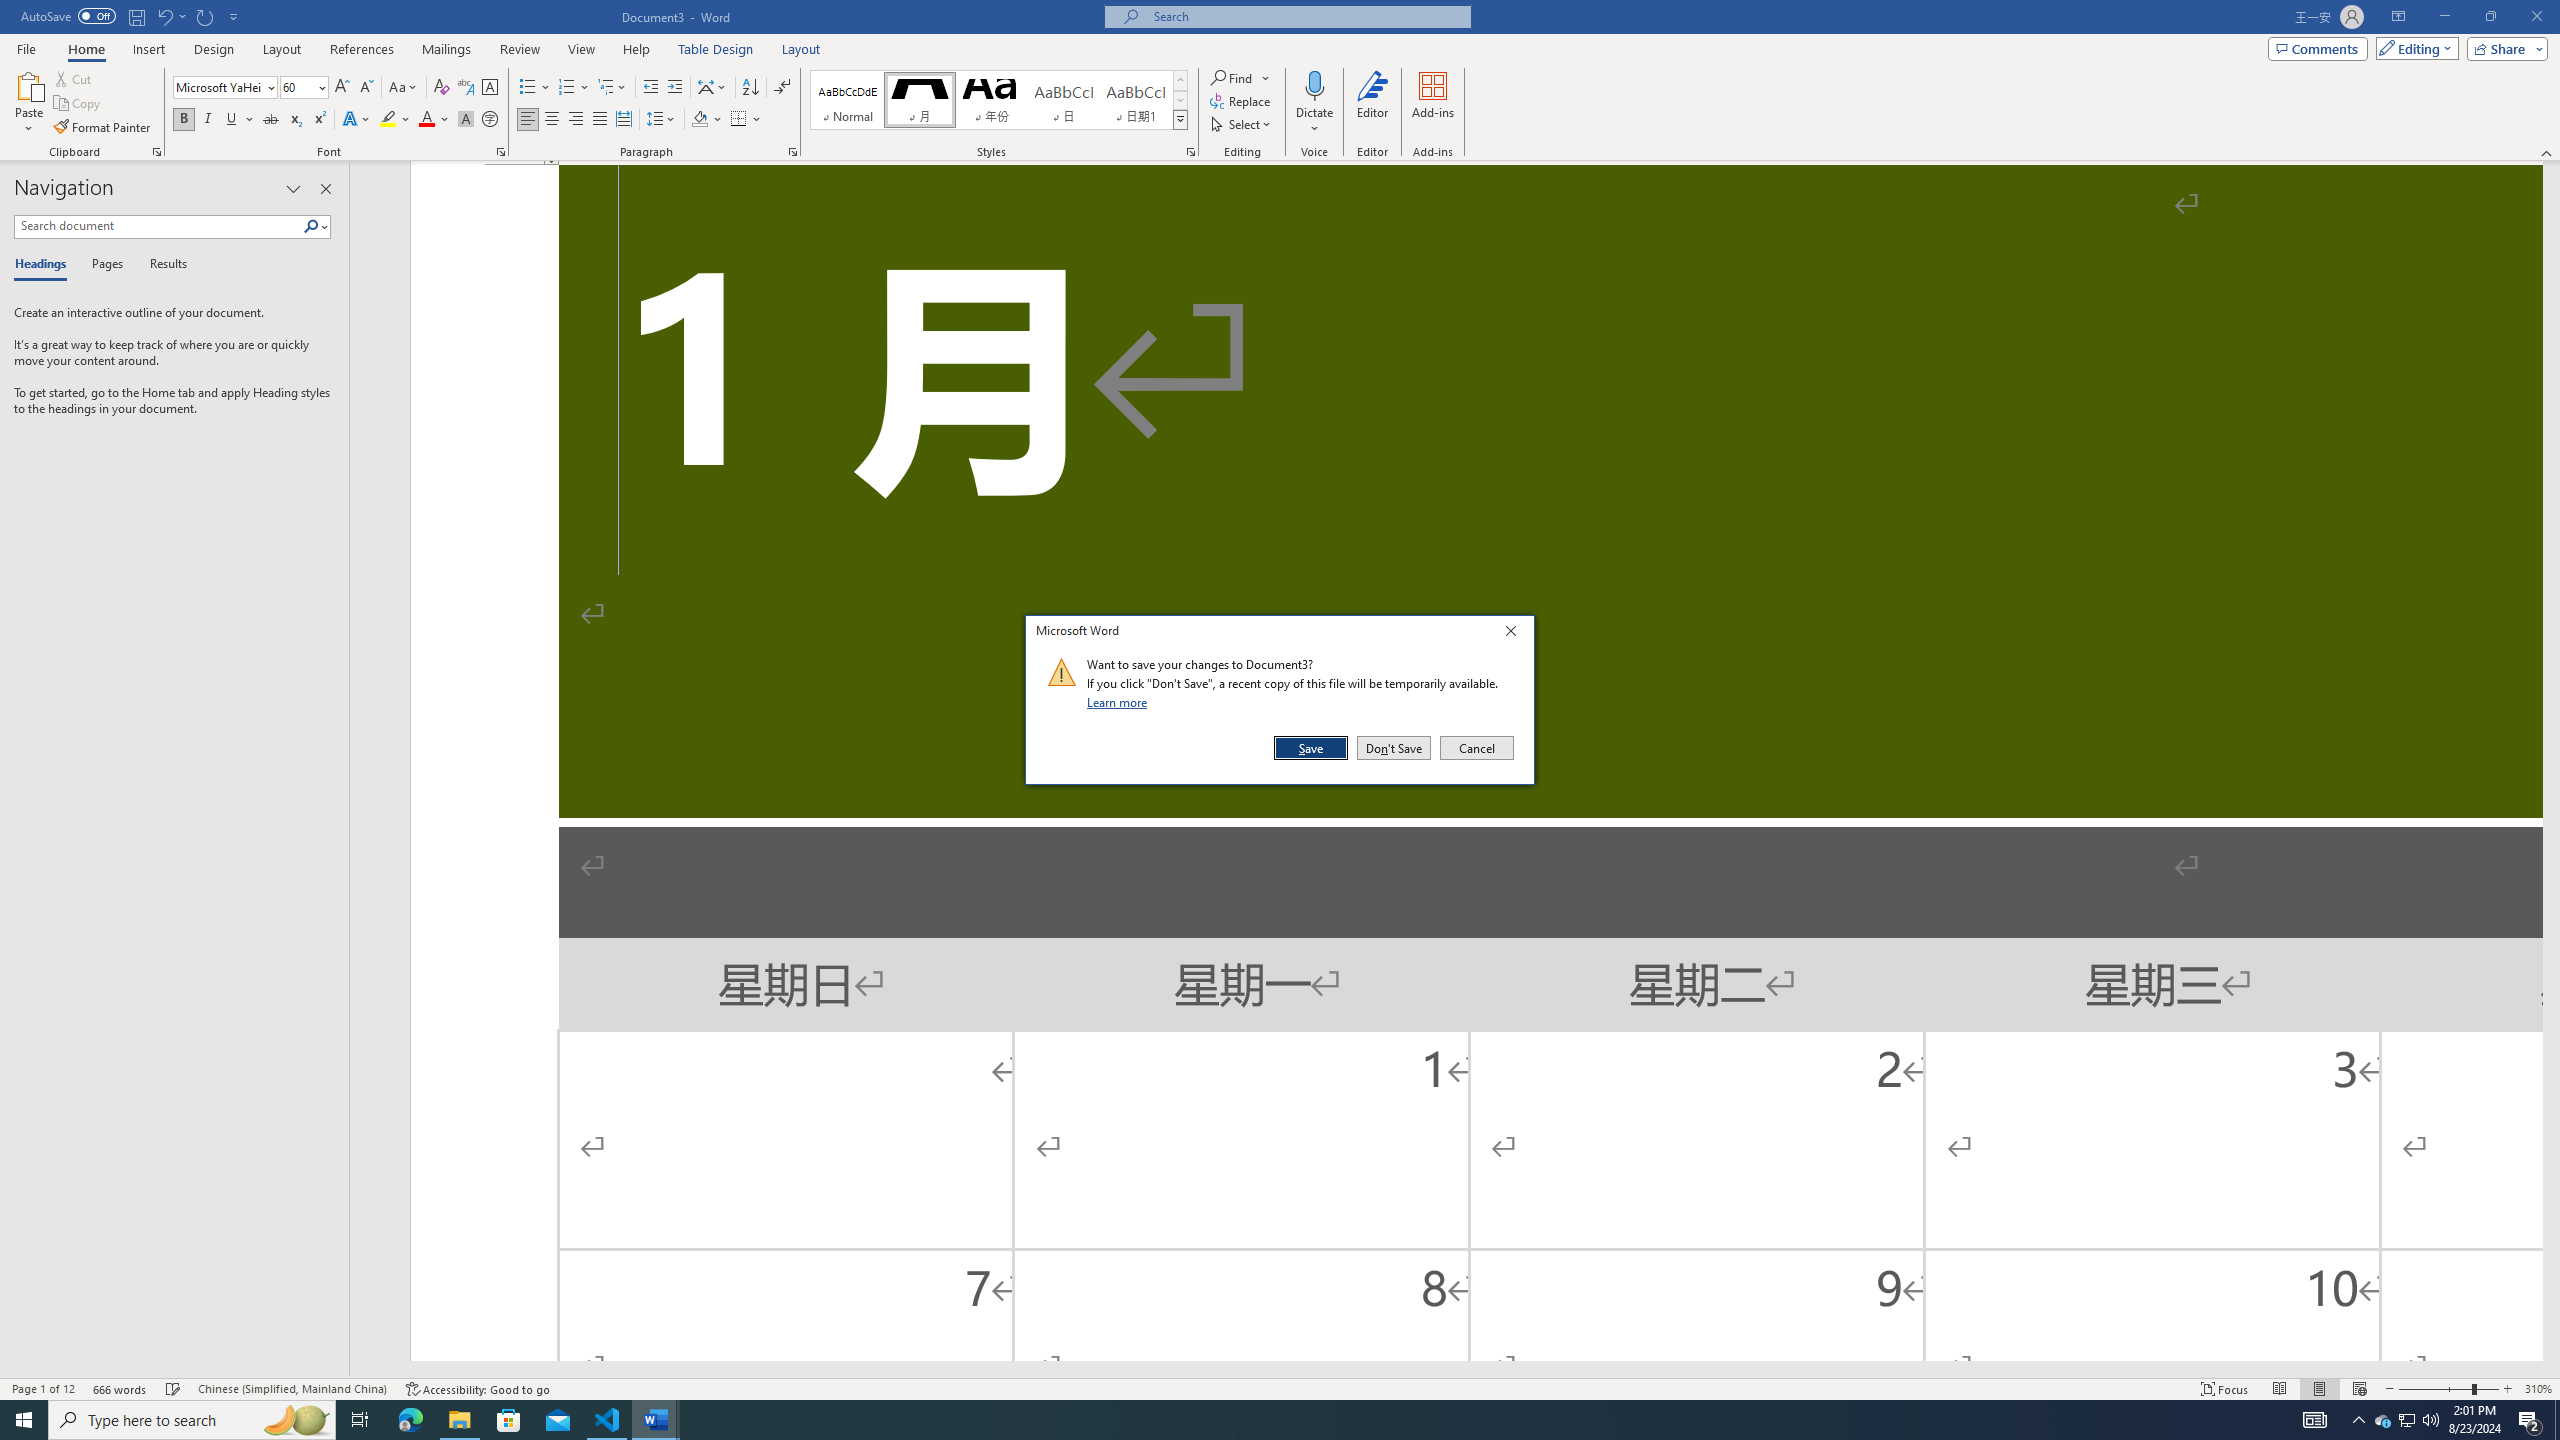 The width and height of the screenshot is (2560, 1440). Describe the element at coordinates (425, 118) in the screenshot. I see `'Font Color RGB(255, 0, 0)'` at that location.